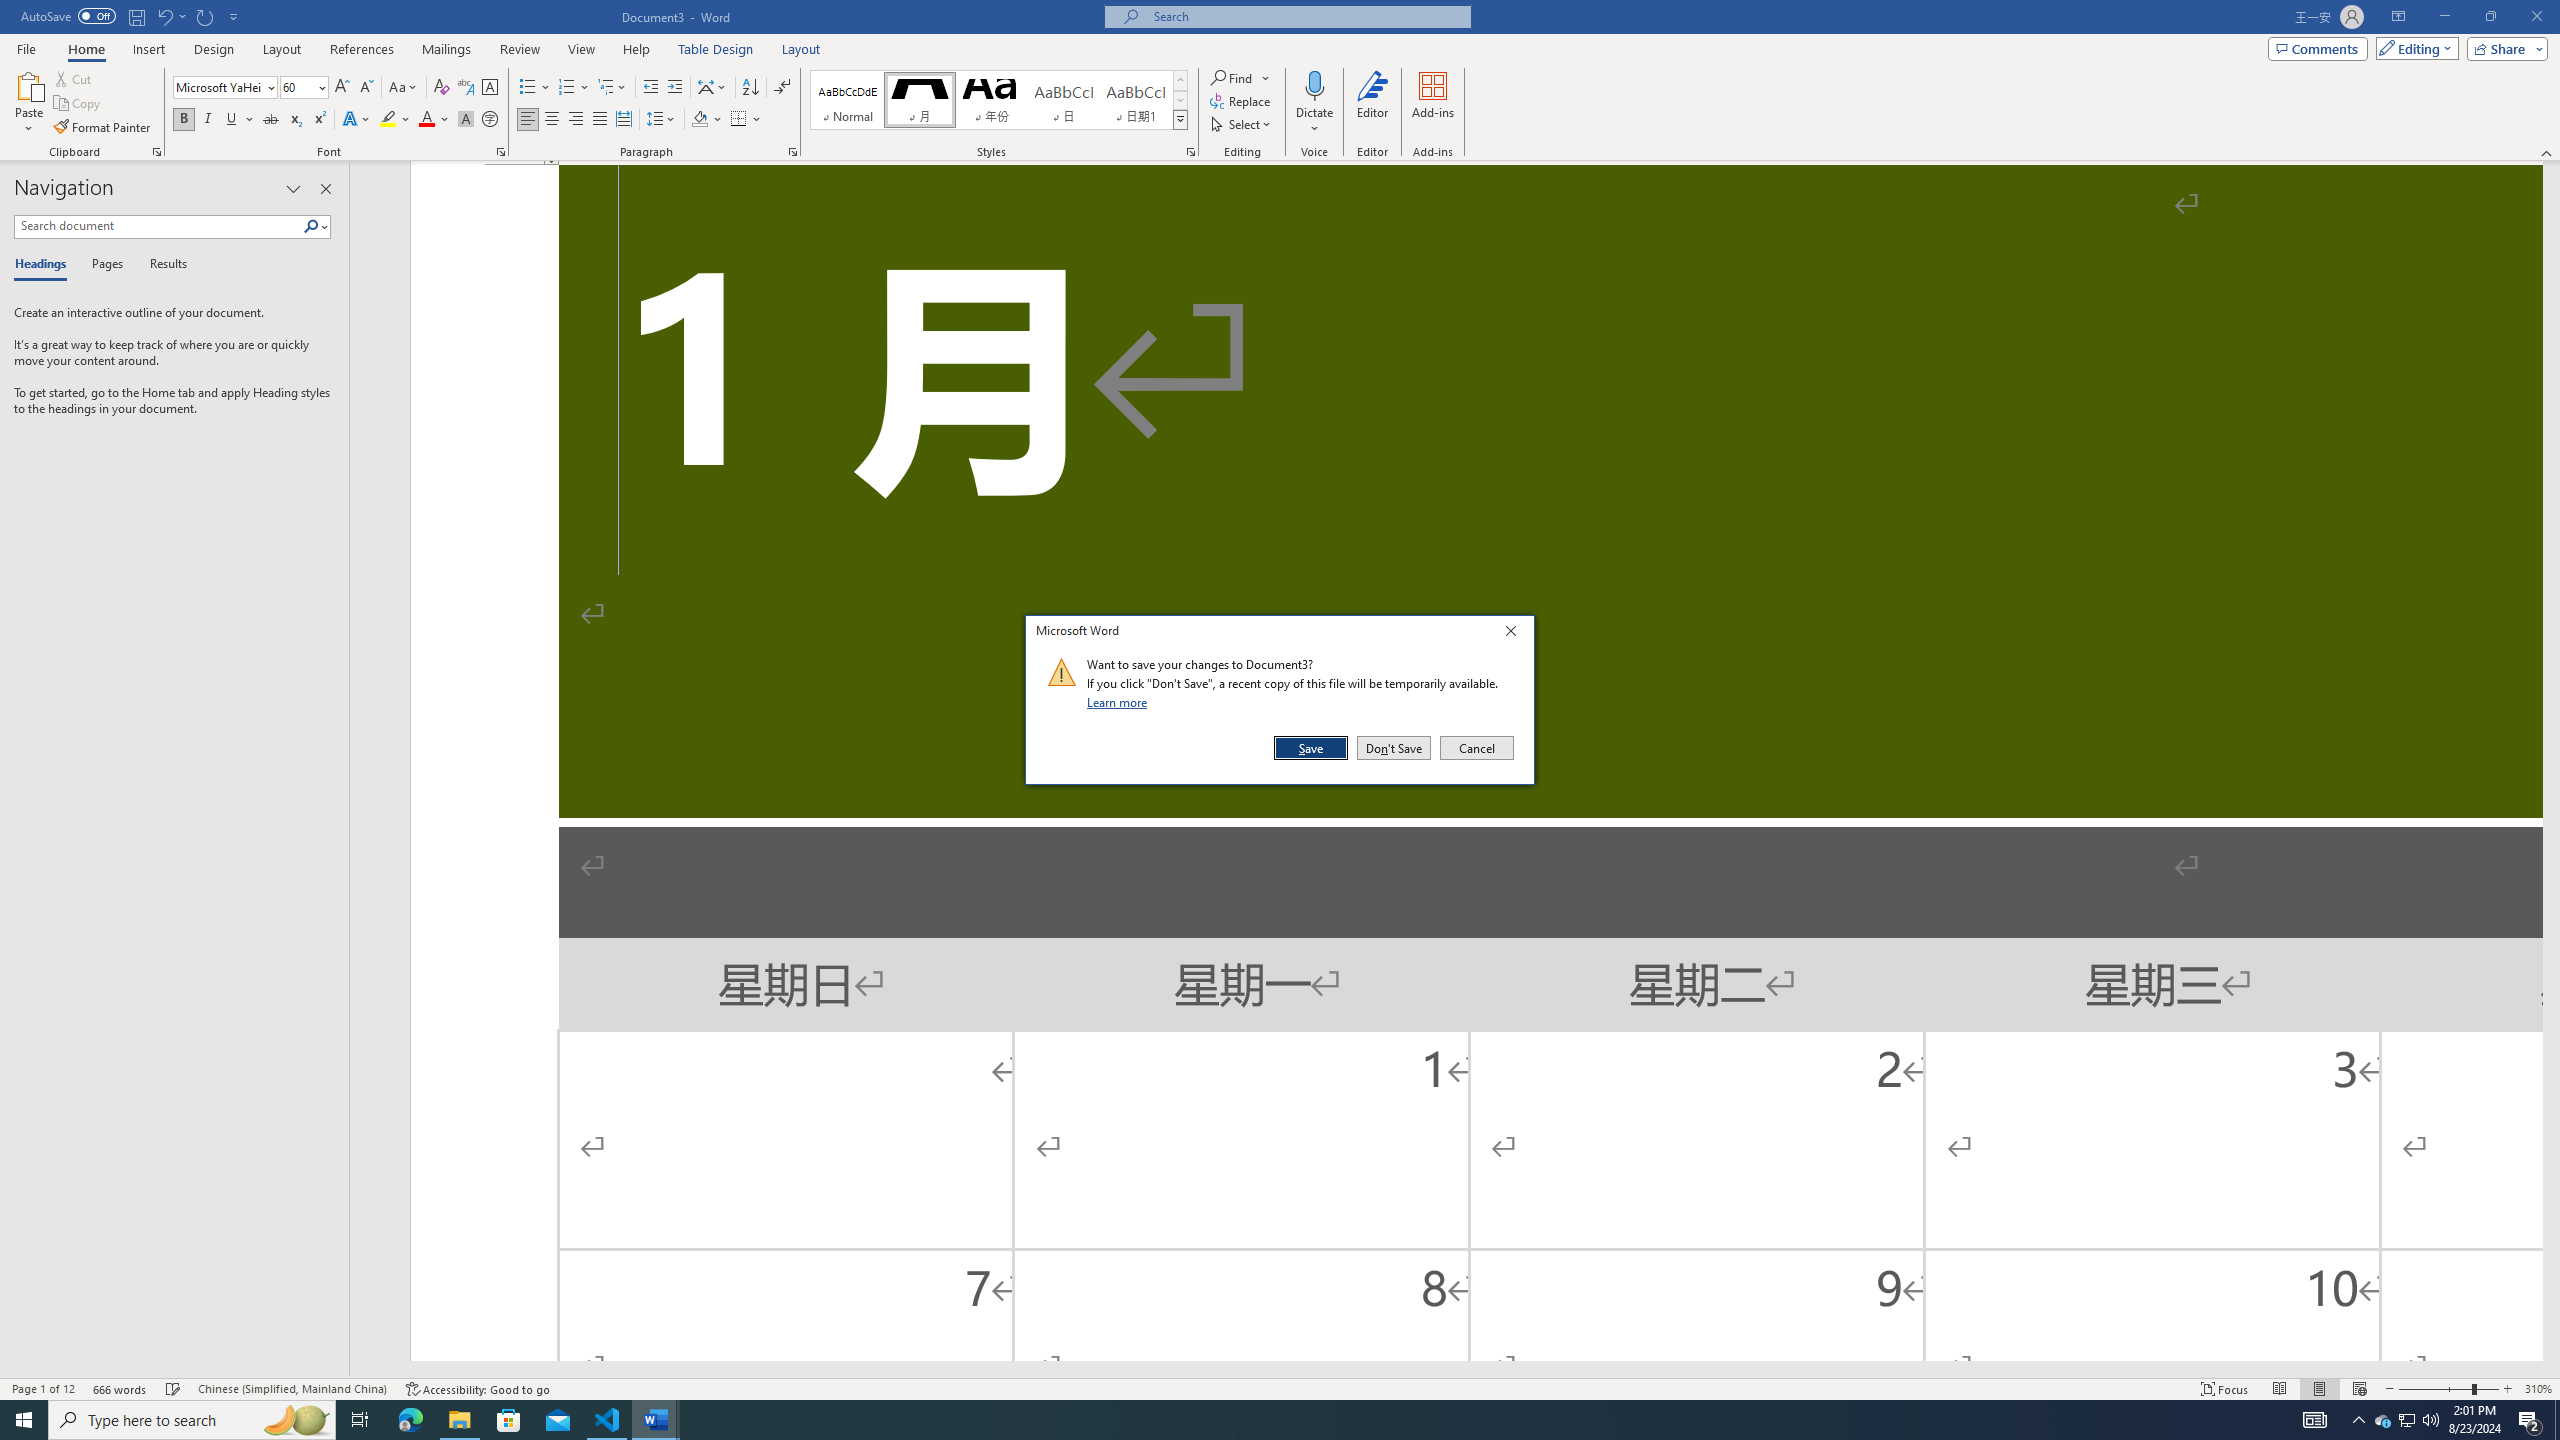 The width and height of the screenshot is (2560, 1440). Describe the element at coordinates (425, 118) in the screenshot. I see `'Font Color RGB(255, 0, 0)'` at that location.